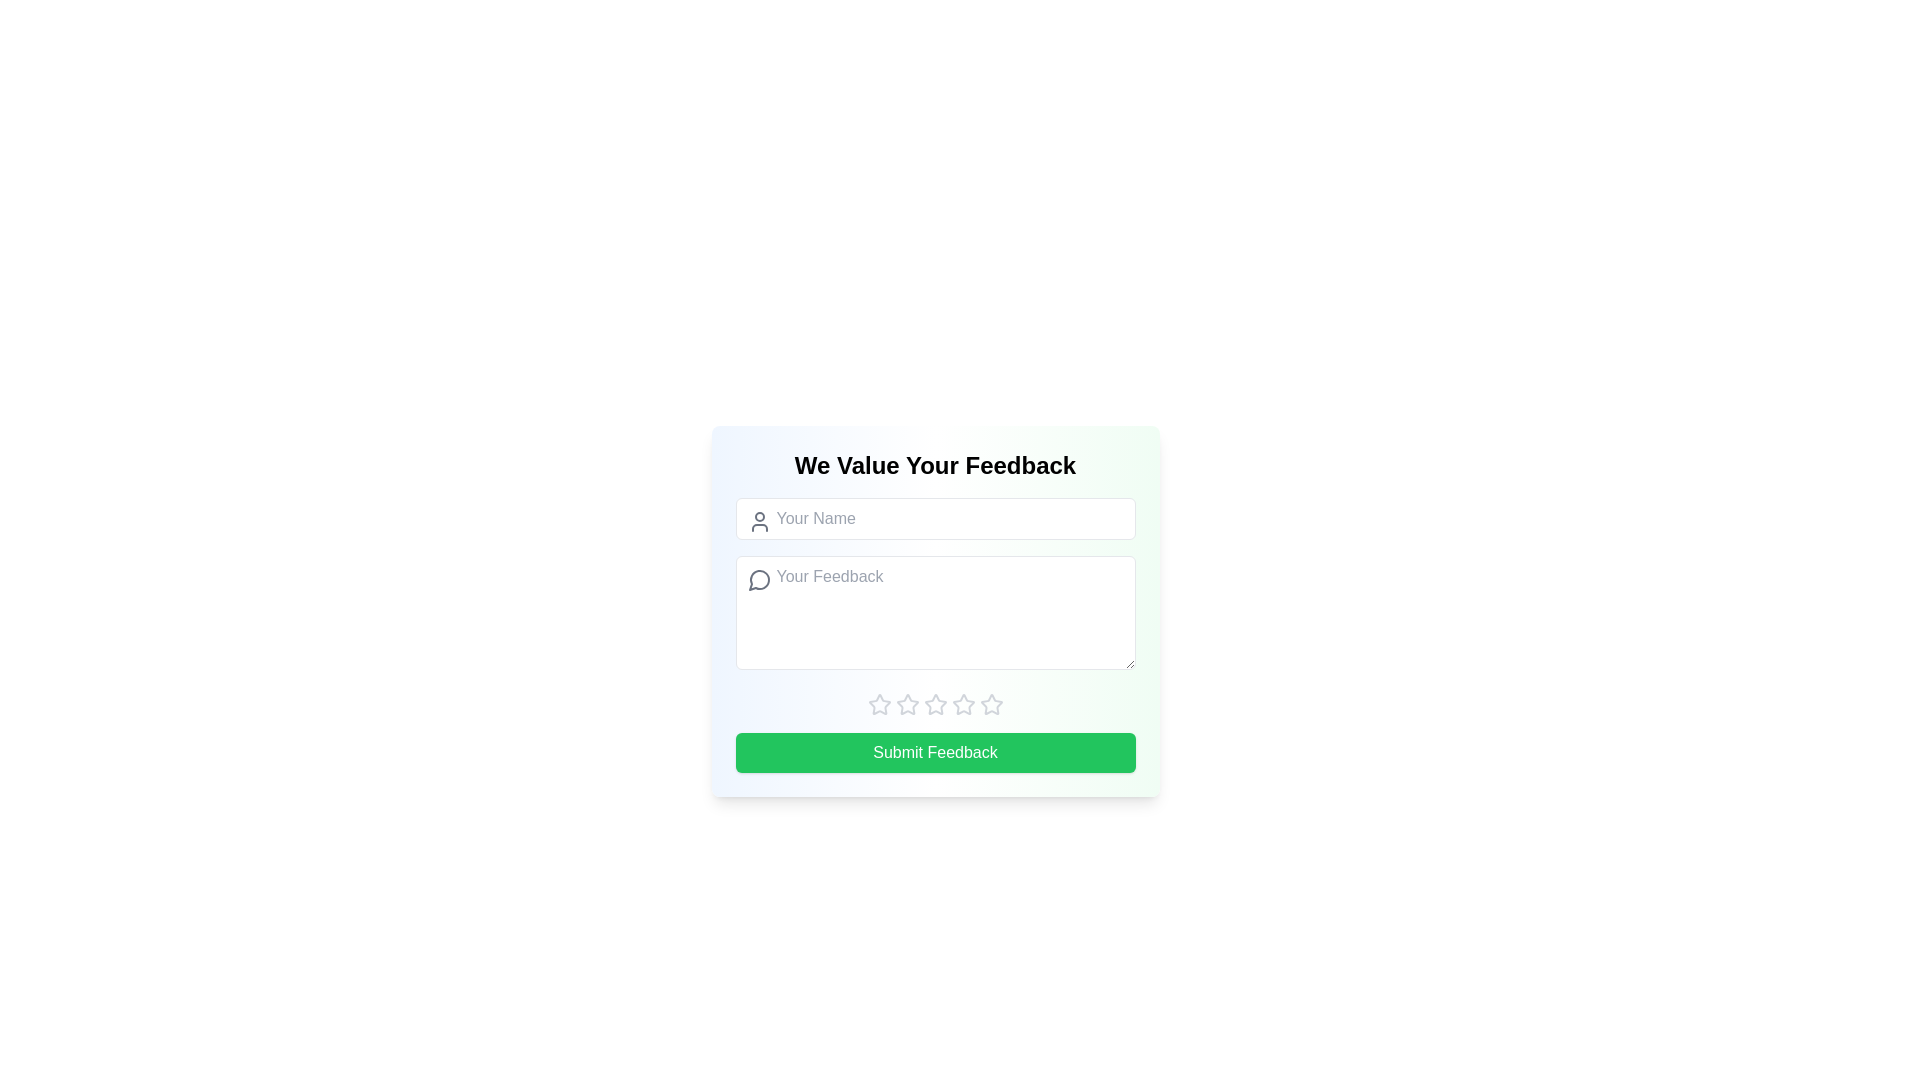 The image size is (1920, 1080). What do you see at coordinates (758, 520) in the screenshot?
I see `the user icon, which is a minimalistic gray outline of a person's head and shoulders located on the left side of the 'Your Name' input field under the 'We Value Your Feedback' heading` at bounding box center [758, 520].